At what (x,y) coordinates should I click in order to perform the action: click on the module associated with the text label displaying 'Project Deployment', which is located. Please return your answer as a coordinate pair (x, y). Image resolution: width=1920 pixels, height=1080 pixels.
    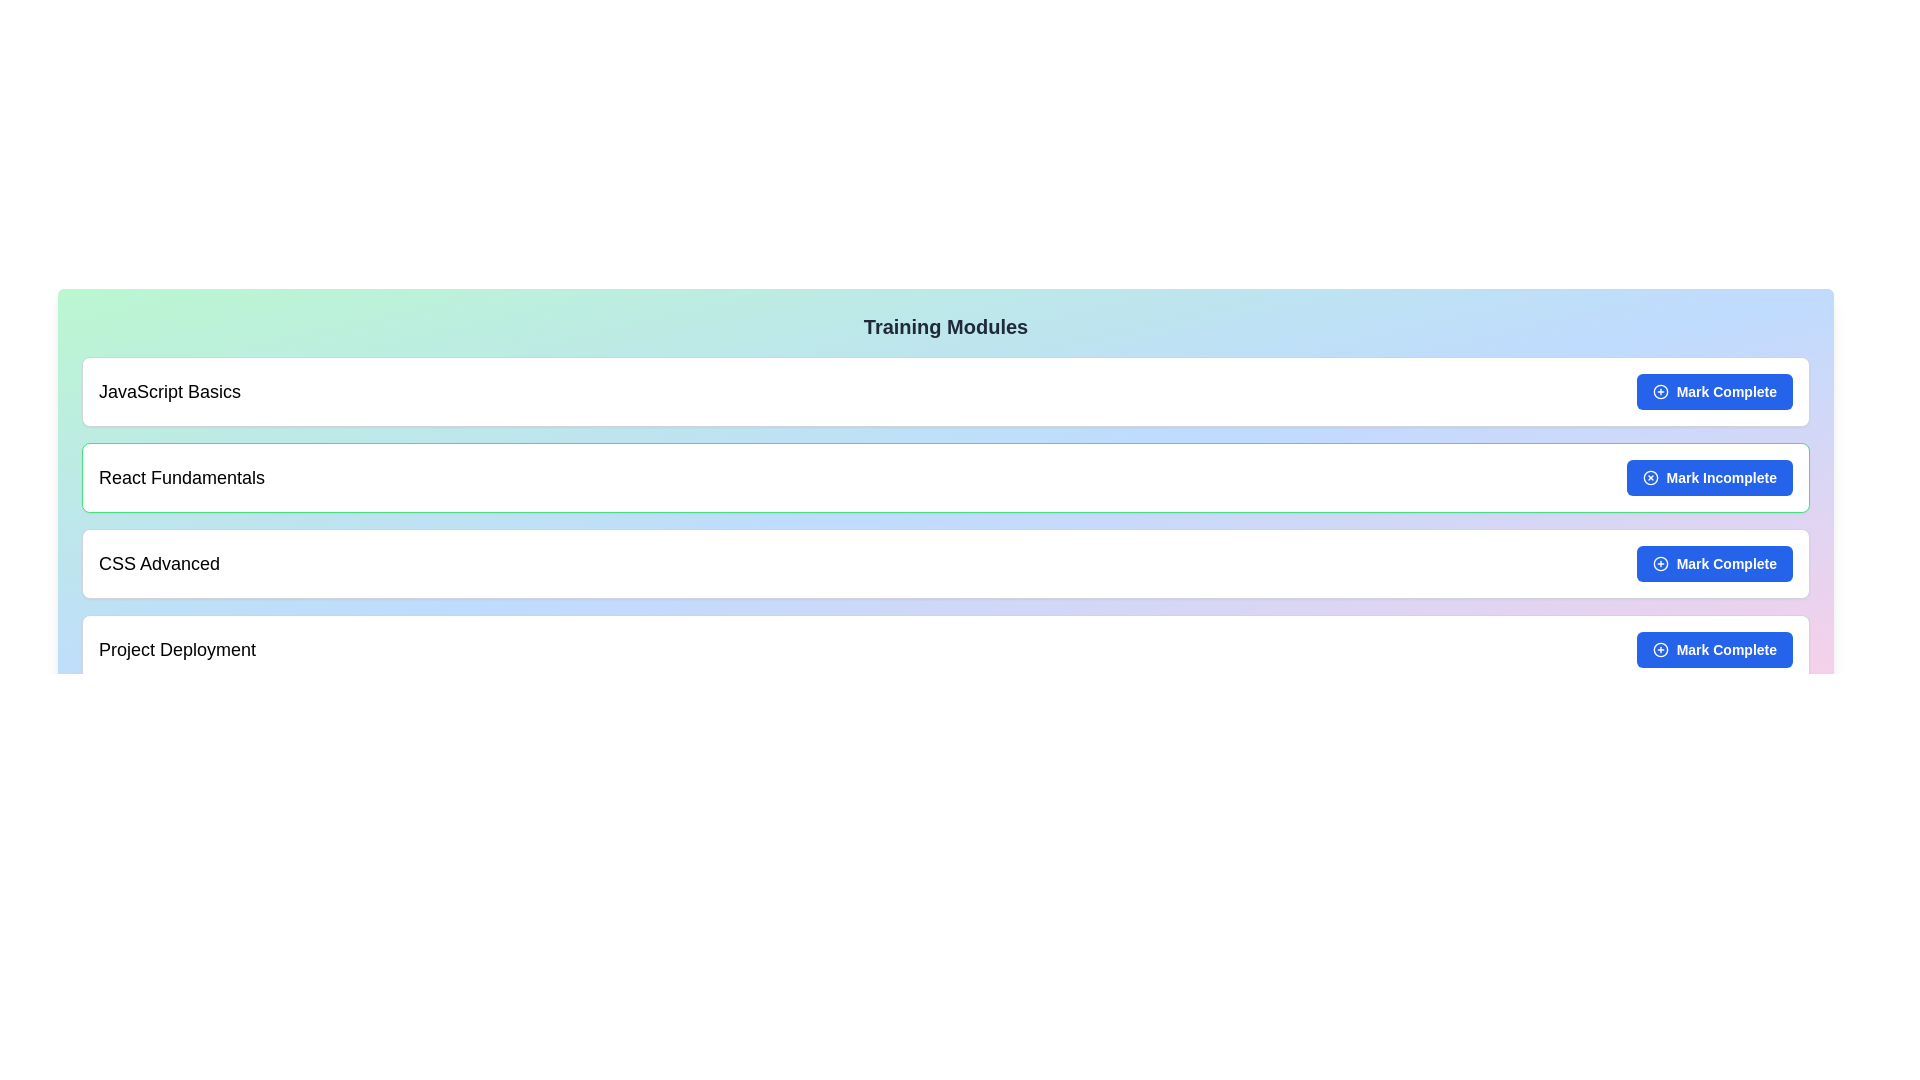
    Looking at the image, I should click on (177, 650).